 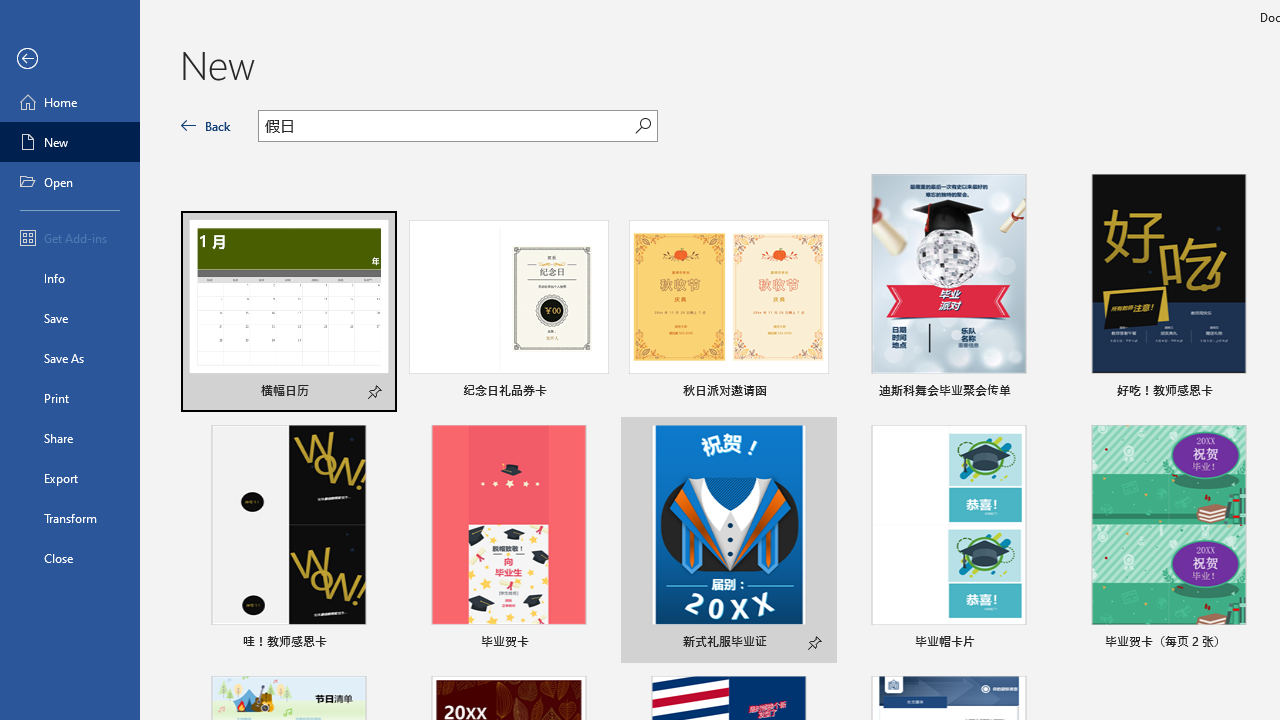 I want to click on 'Get Add-ins', so click(x=69, y=236).